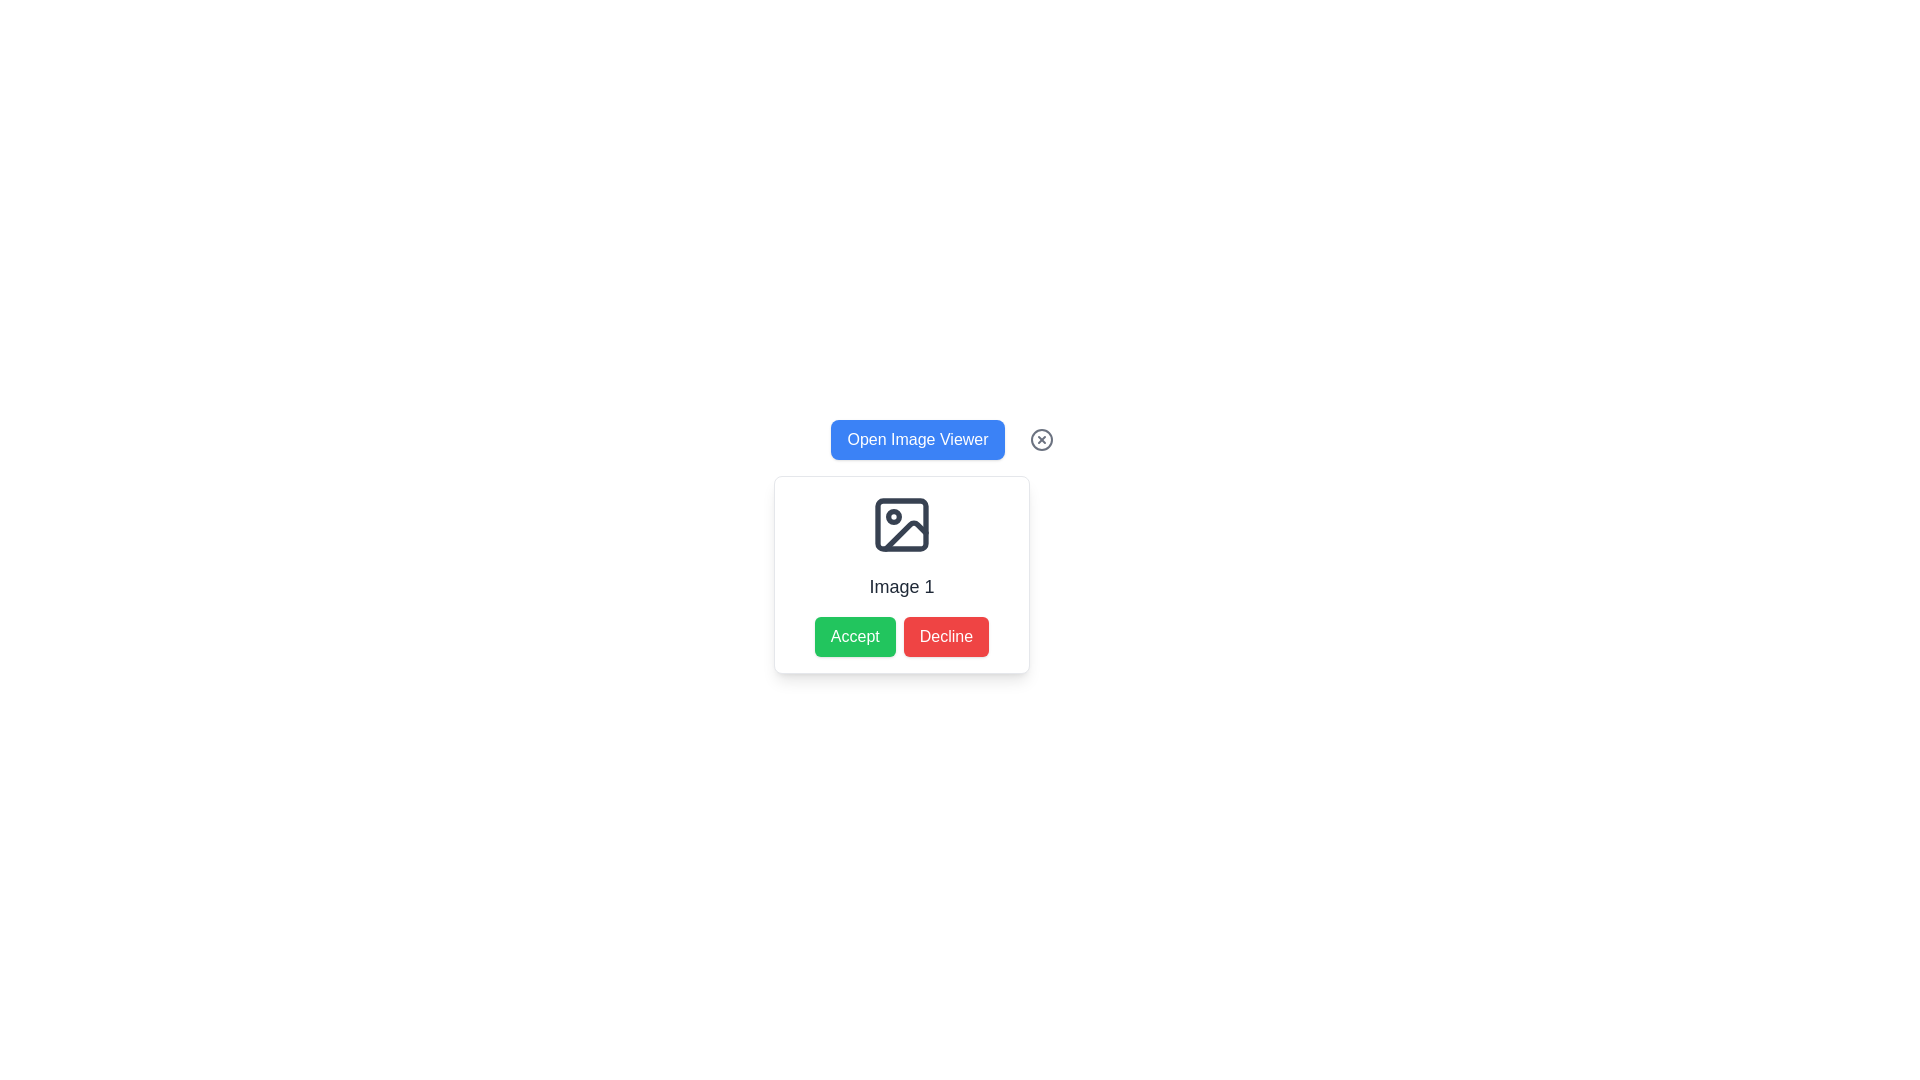  I want to click on the accept button located below 'Image 1' and to the left of the red 'Decline' button to accept the action or offer, so click(855, 636).